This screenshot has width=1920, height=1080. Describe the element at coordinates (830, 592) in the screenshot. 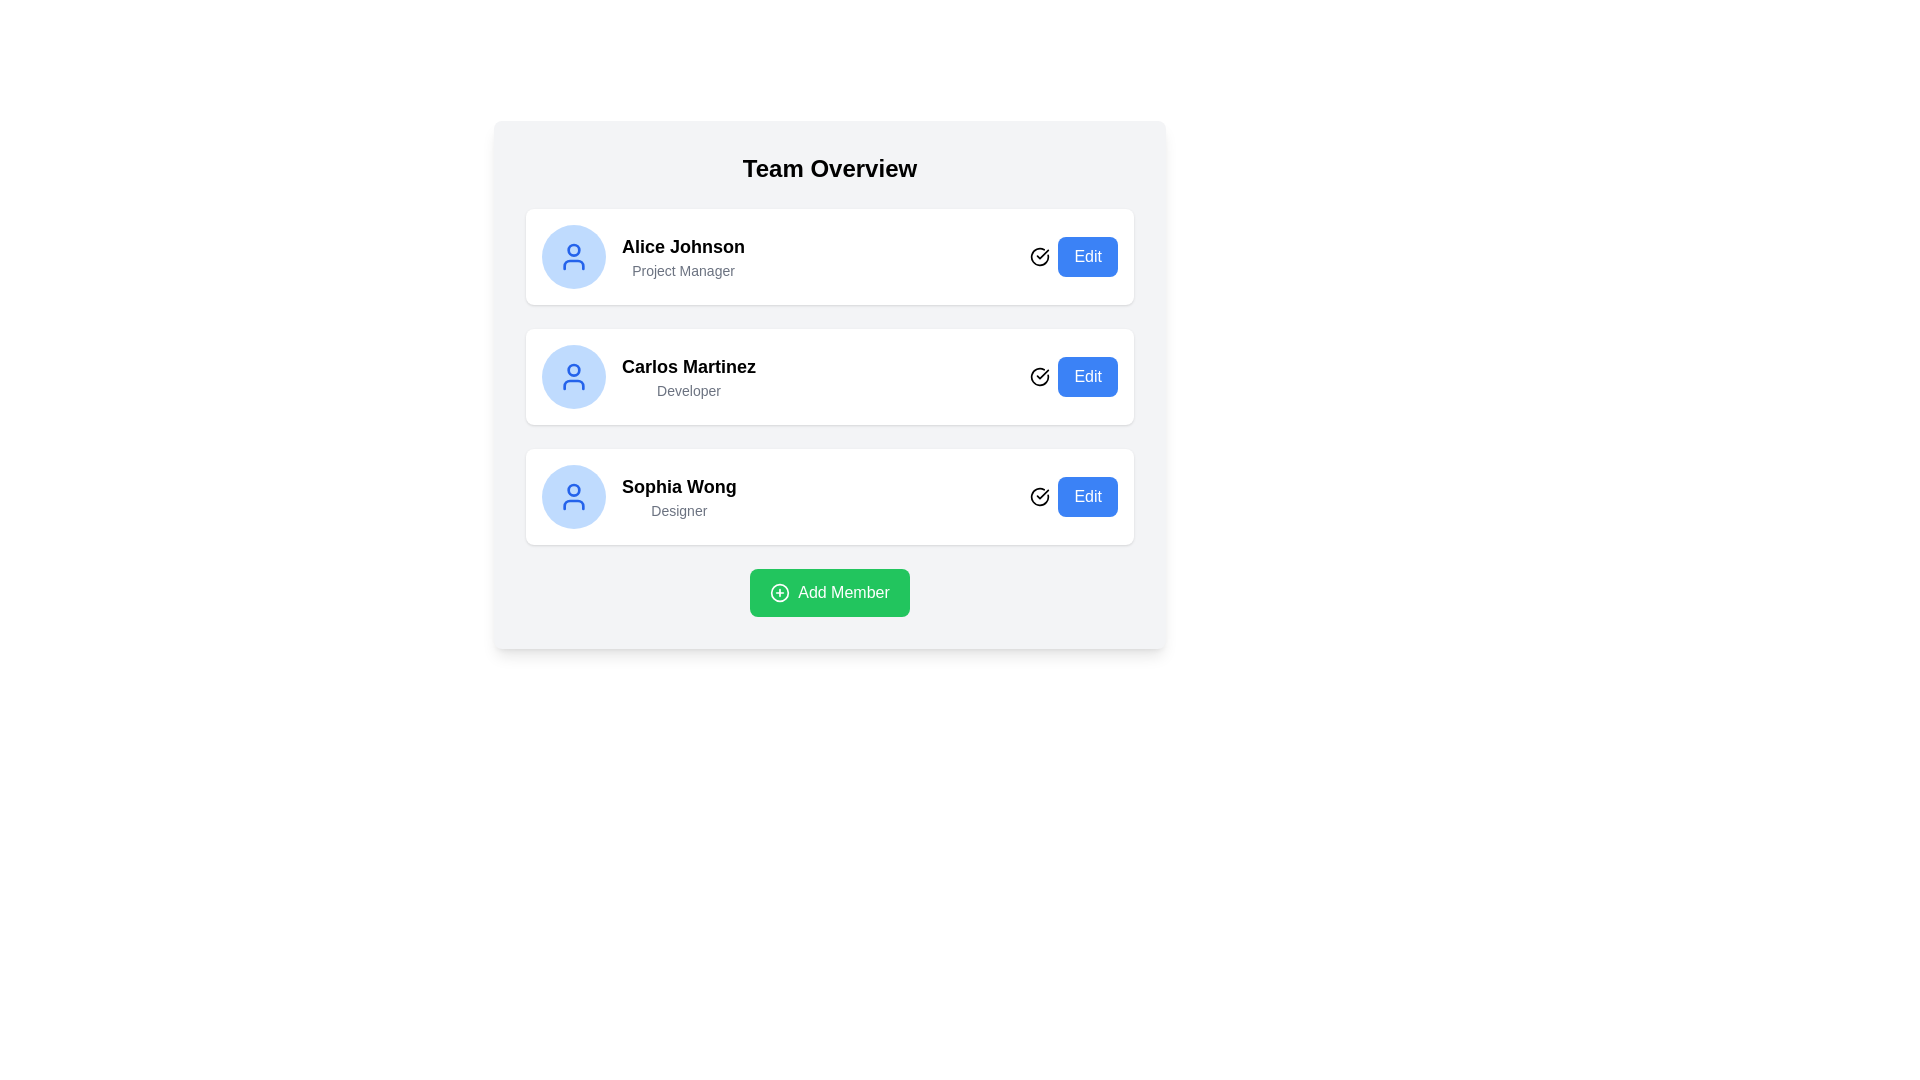

I see `the green 'Add Member' button to observe the hover effect that darkens its shade` at that location.